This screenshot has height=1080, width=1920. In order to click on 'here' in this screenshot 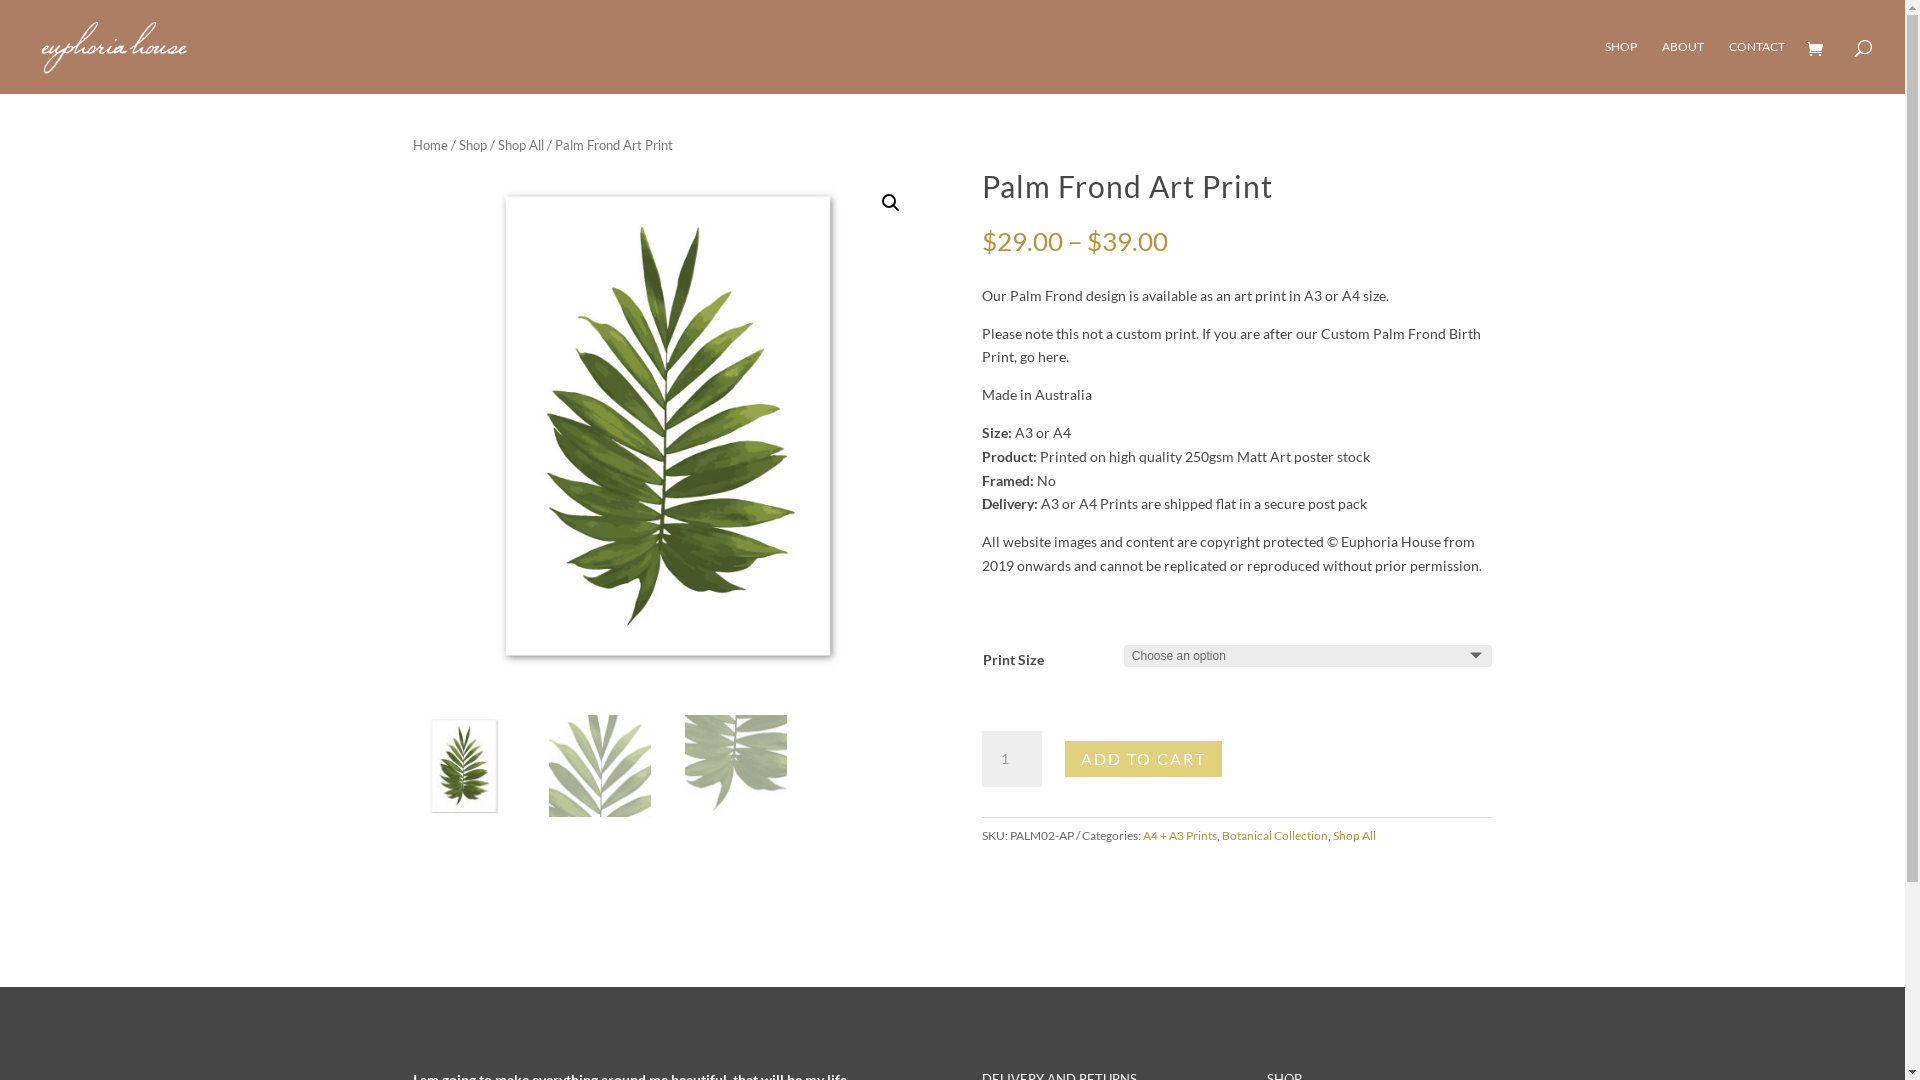, I will do `click(1050, 355)`.